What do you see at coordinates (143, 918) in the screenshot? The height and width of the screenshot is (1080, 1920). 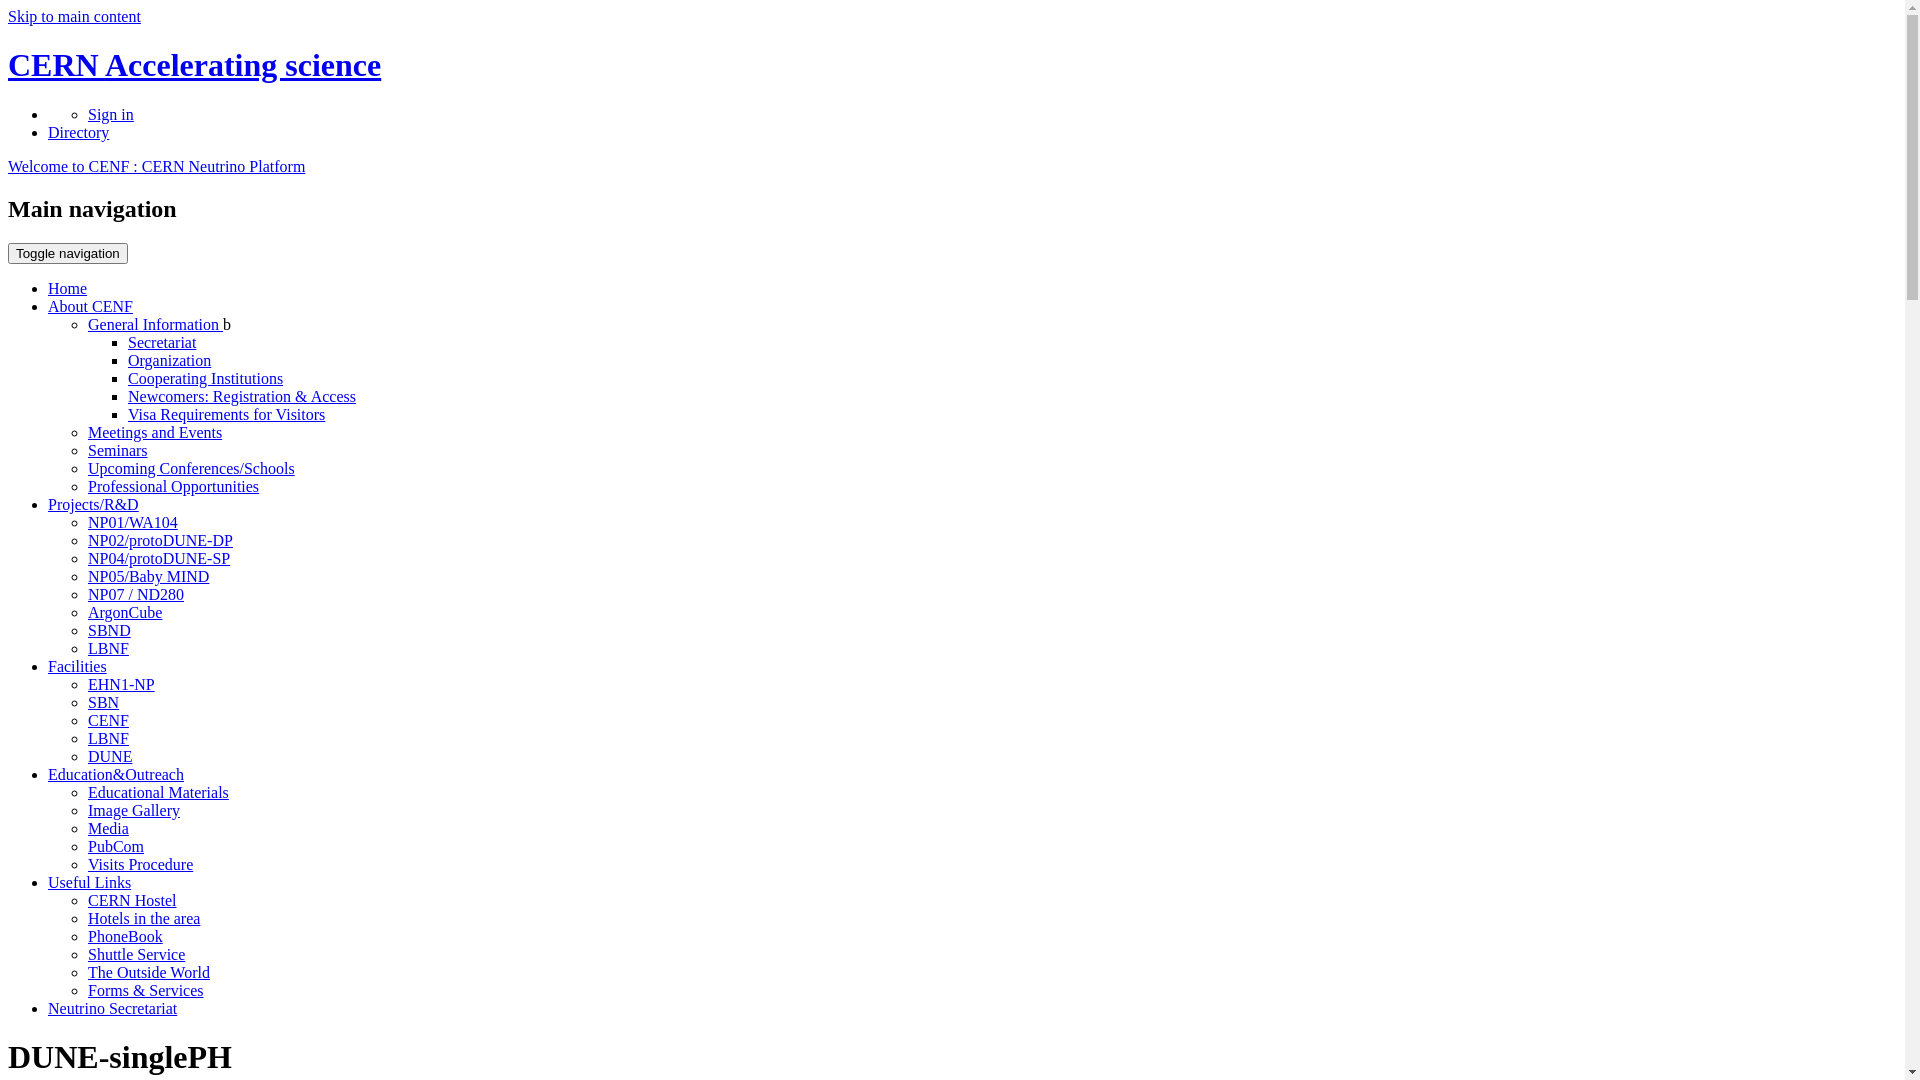 I see `'Hotels in the area'` at bounding box center [143, 918].